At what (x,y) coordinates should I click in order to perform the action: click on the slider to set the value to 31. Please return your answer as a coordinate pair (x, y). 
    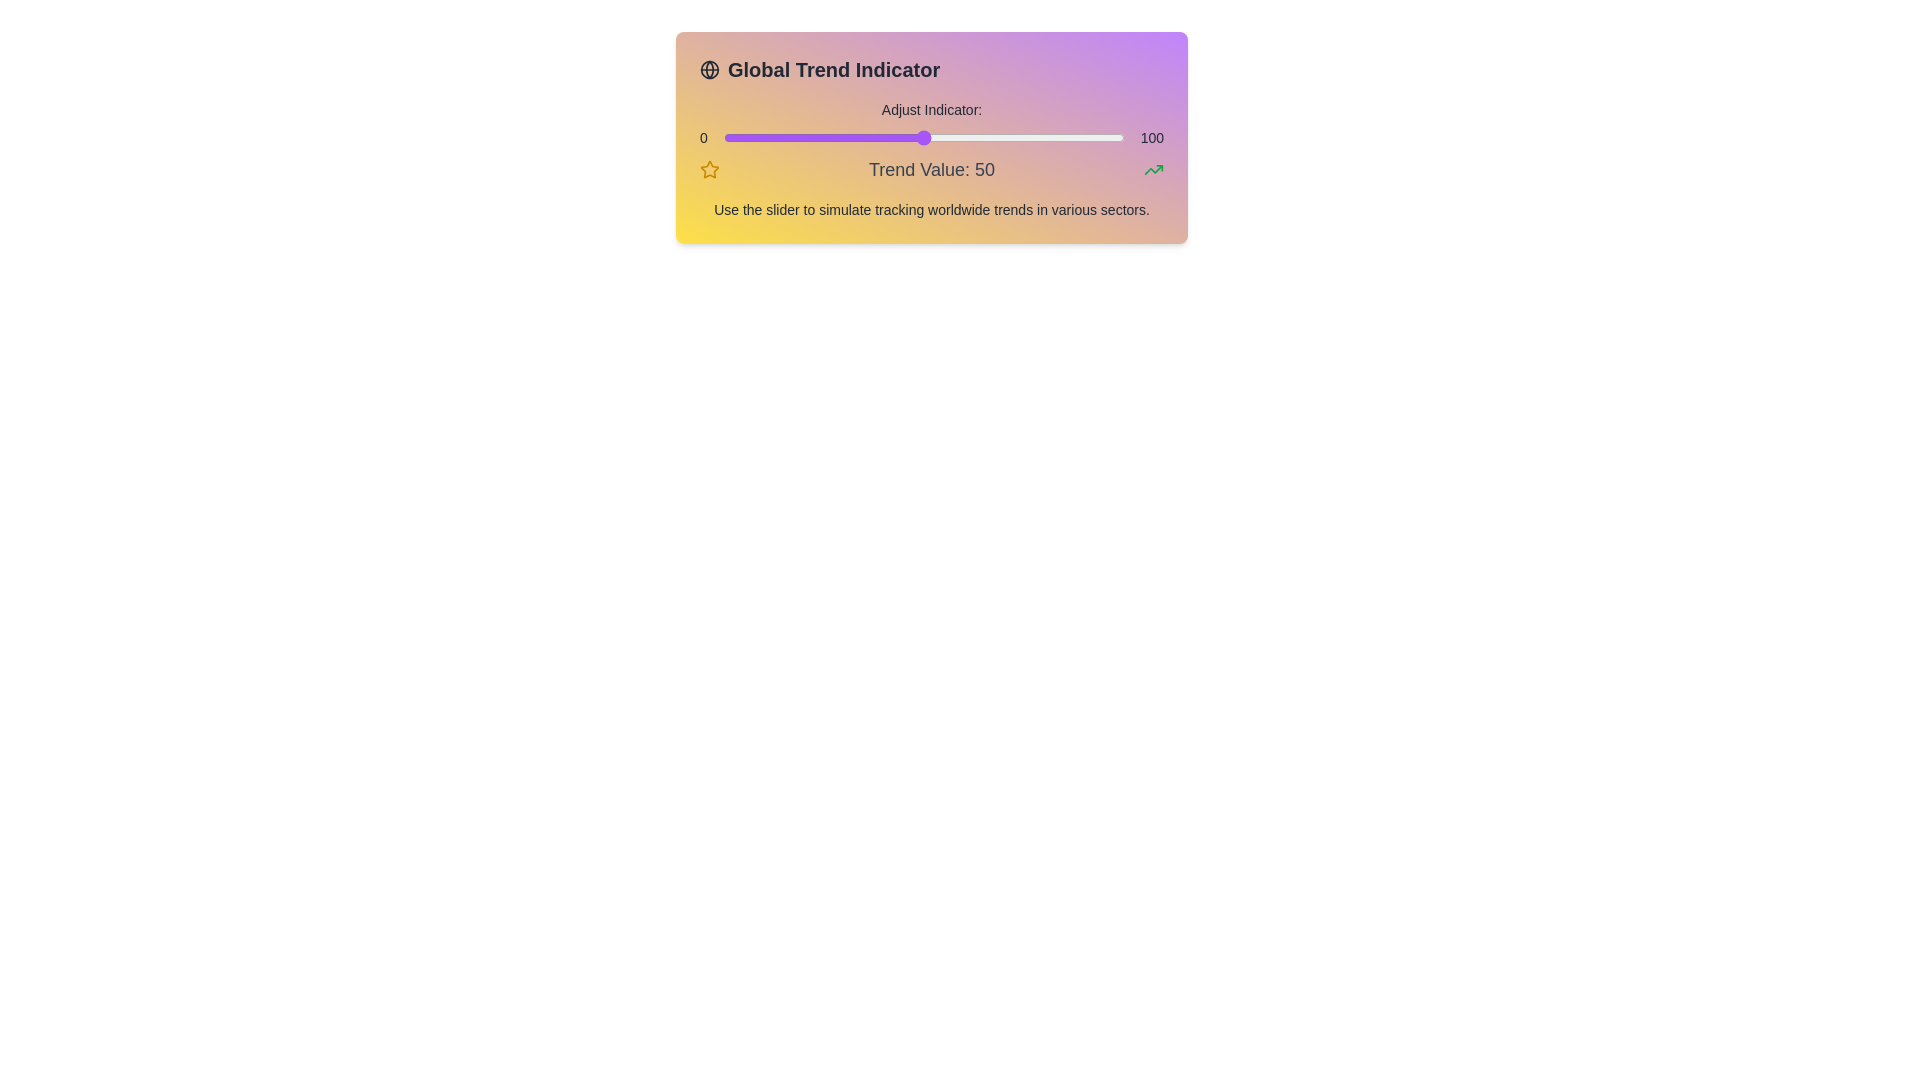
    Looking at the image, I should click on (848, 137).